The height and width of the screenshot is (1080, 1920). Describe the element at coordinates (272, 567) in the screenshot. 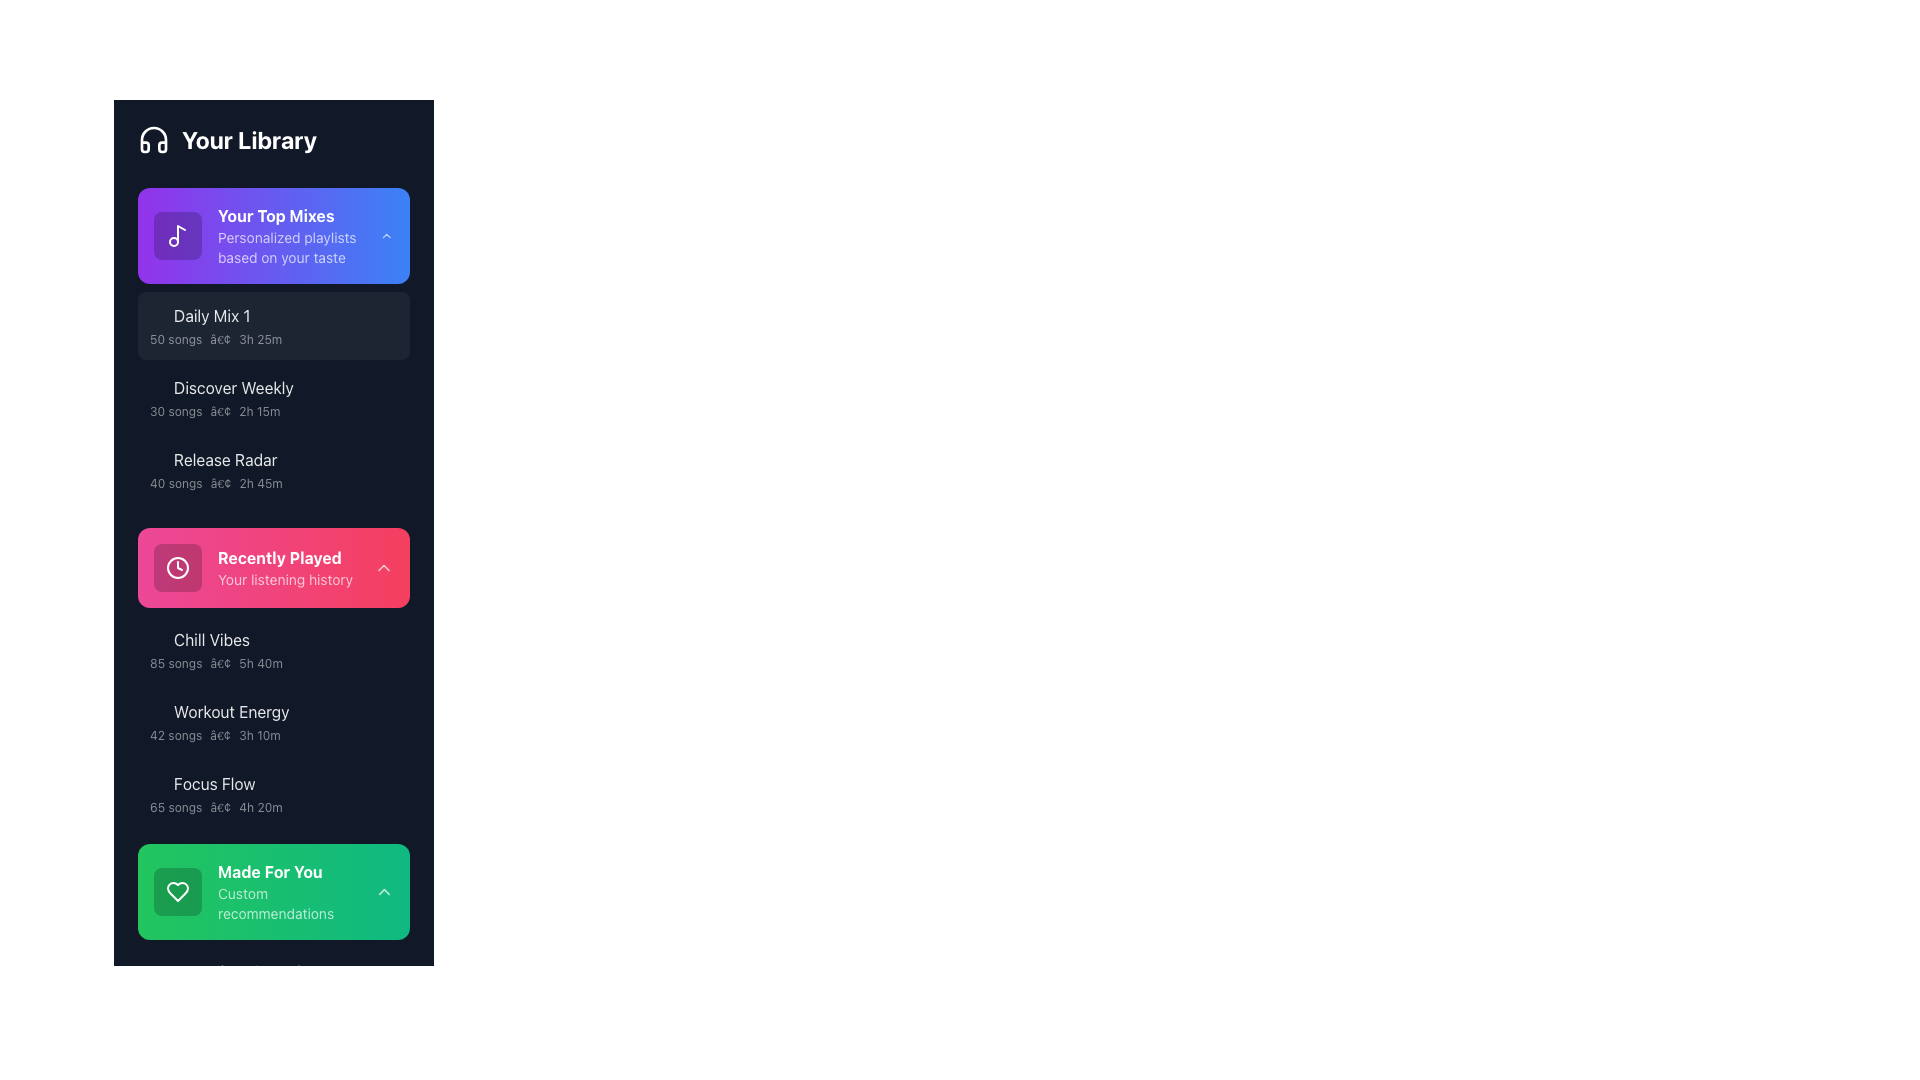

I see `the button labeled 'Recently Played' which features a clock icon on the left and a downward-facing chevron icon on the right` at that location.